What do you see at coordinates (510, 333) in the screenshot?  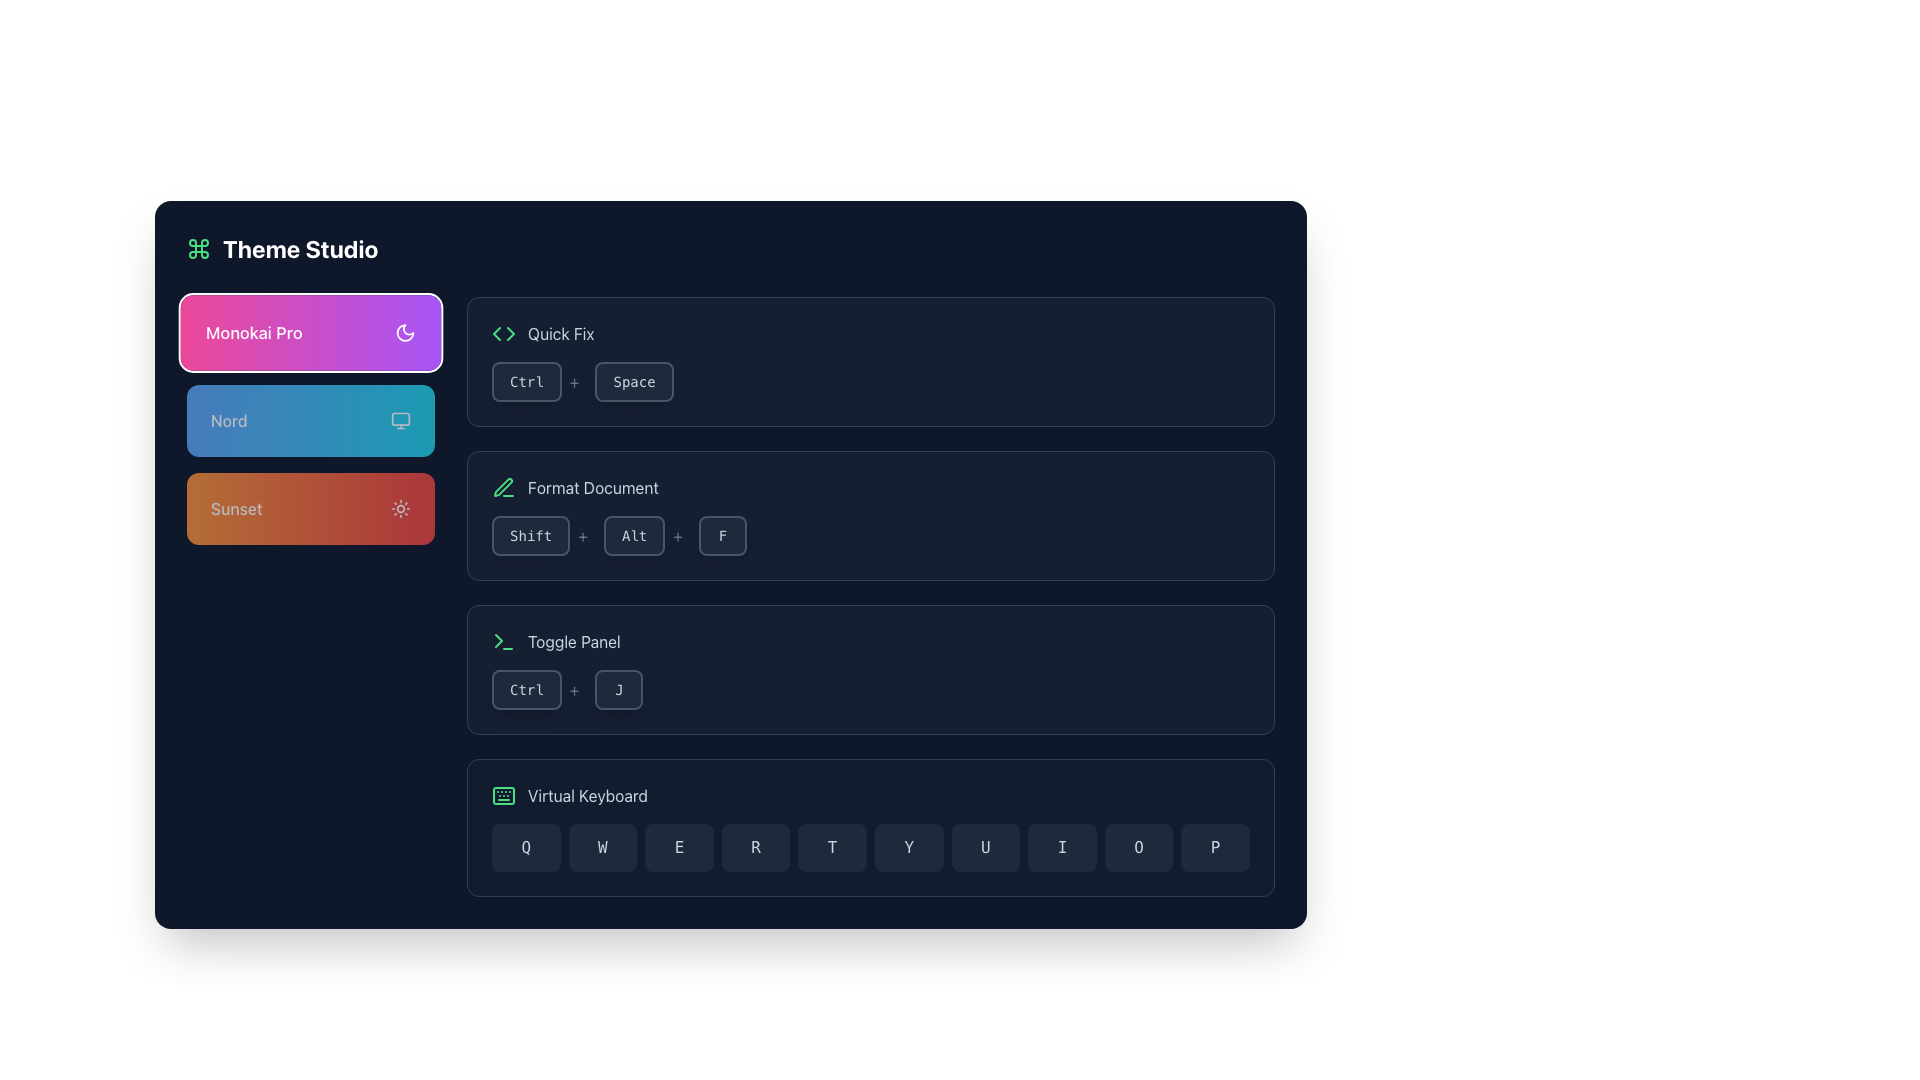 I see `the Chevron icon located in the 'Quick Fix' section, right side of the chevron group, next to the text label` at bounding box center [510, 333].